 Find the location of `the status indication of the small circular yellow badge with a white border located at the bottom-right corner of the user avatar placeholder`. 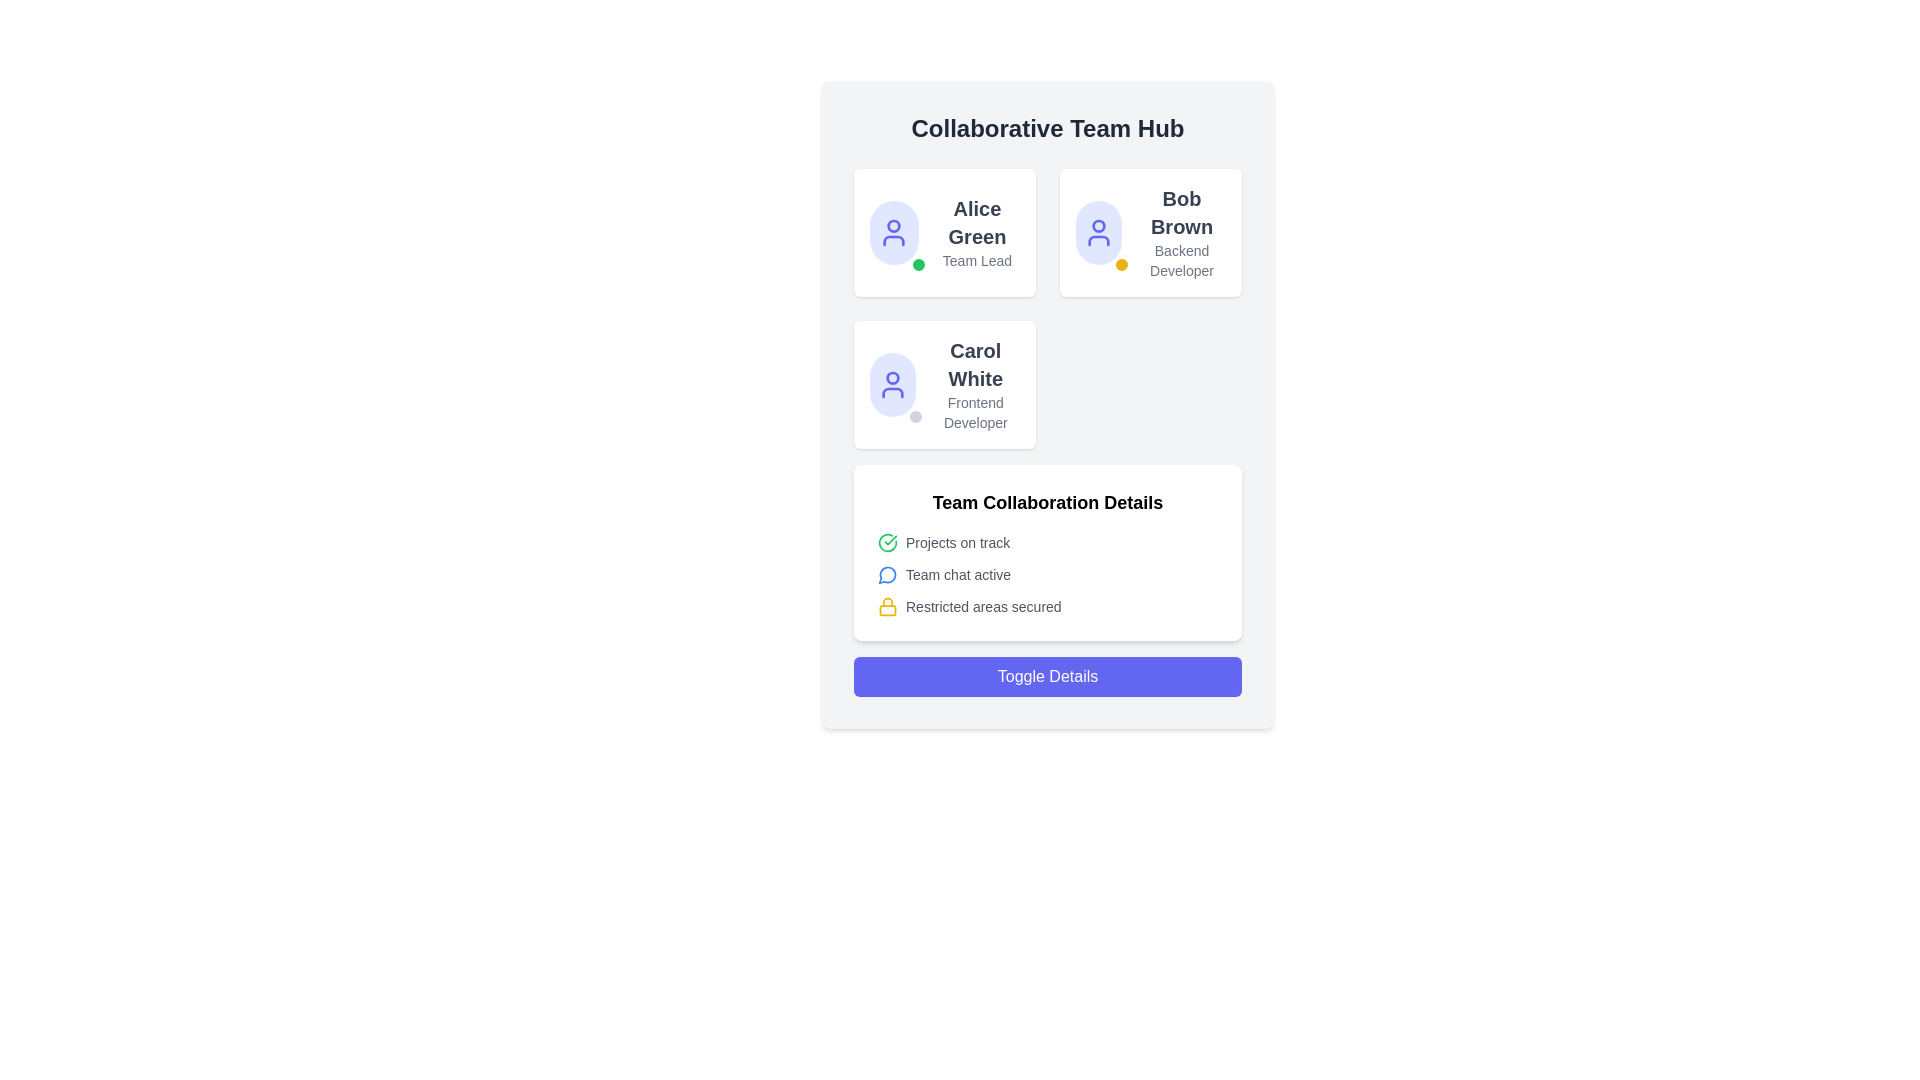

the status indication of the small circular yellow badge with a white border located at the bottom-right corner of the user avatar placeholder is located at coordinates (1122, 264).